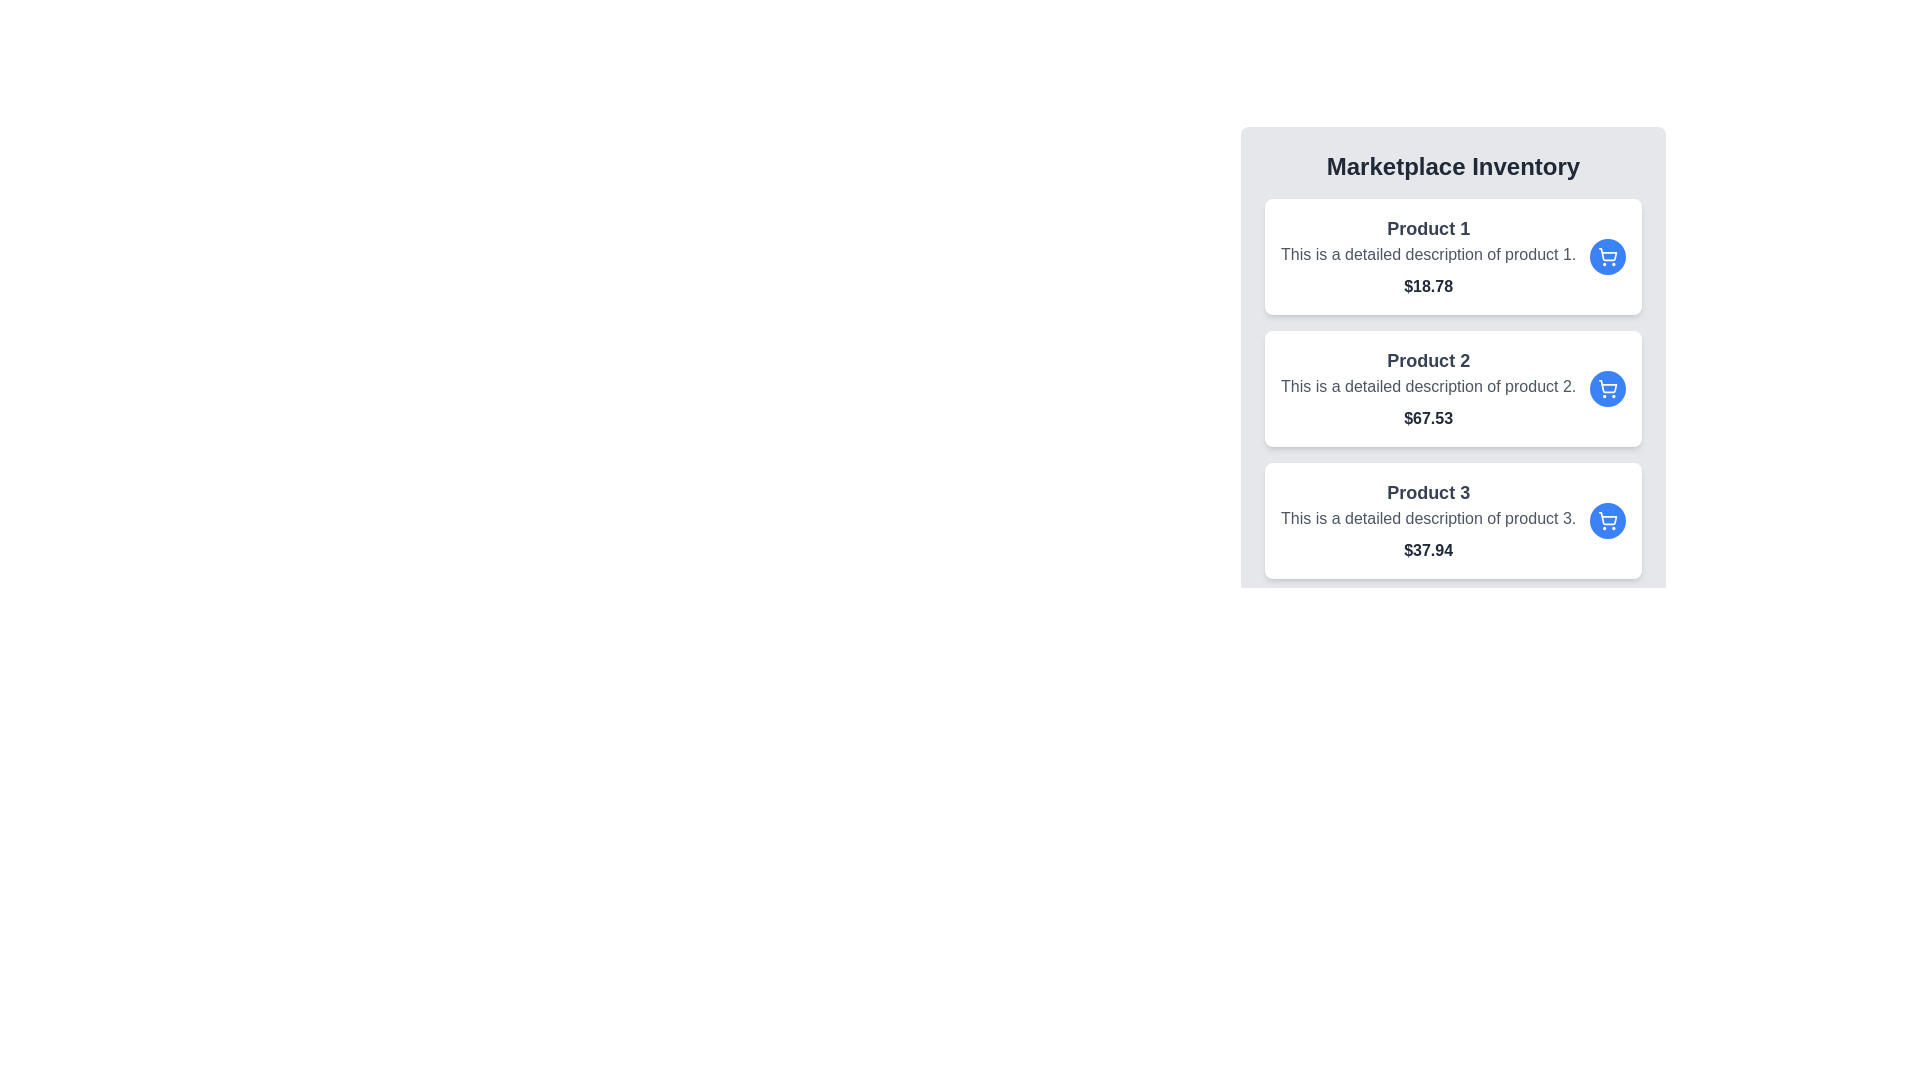 This screenshot has height=1080, width=1920. Describe the element at coordinates (1608, 519) in the screenshot. I see `the circular blue button with a white shopping cart icon` at that location.